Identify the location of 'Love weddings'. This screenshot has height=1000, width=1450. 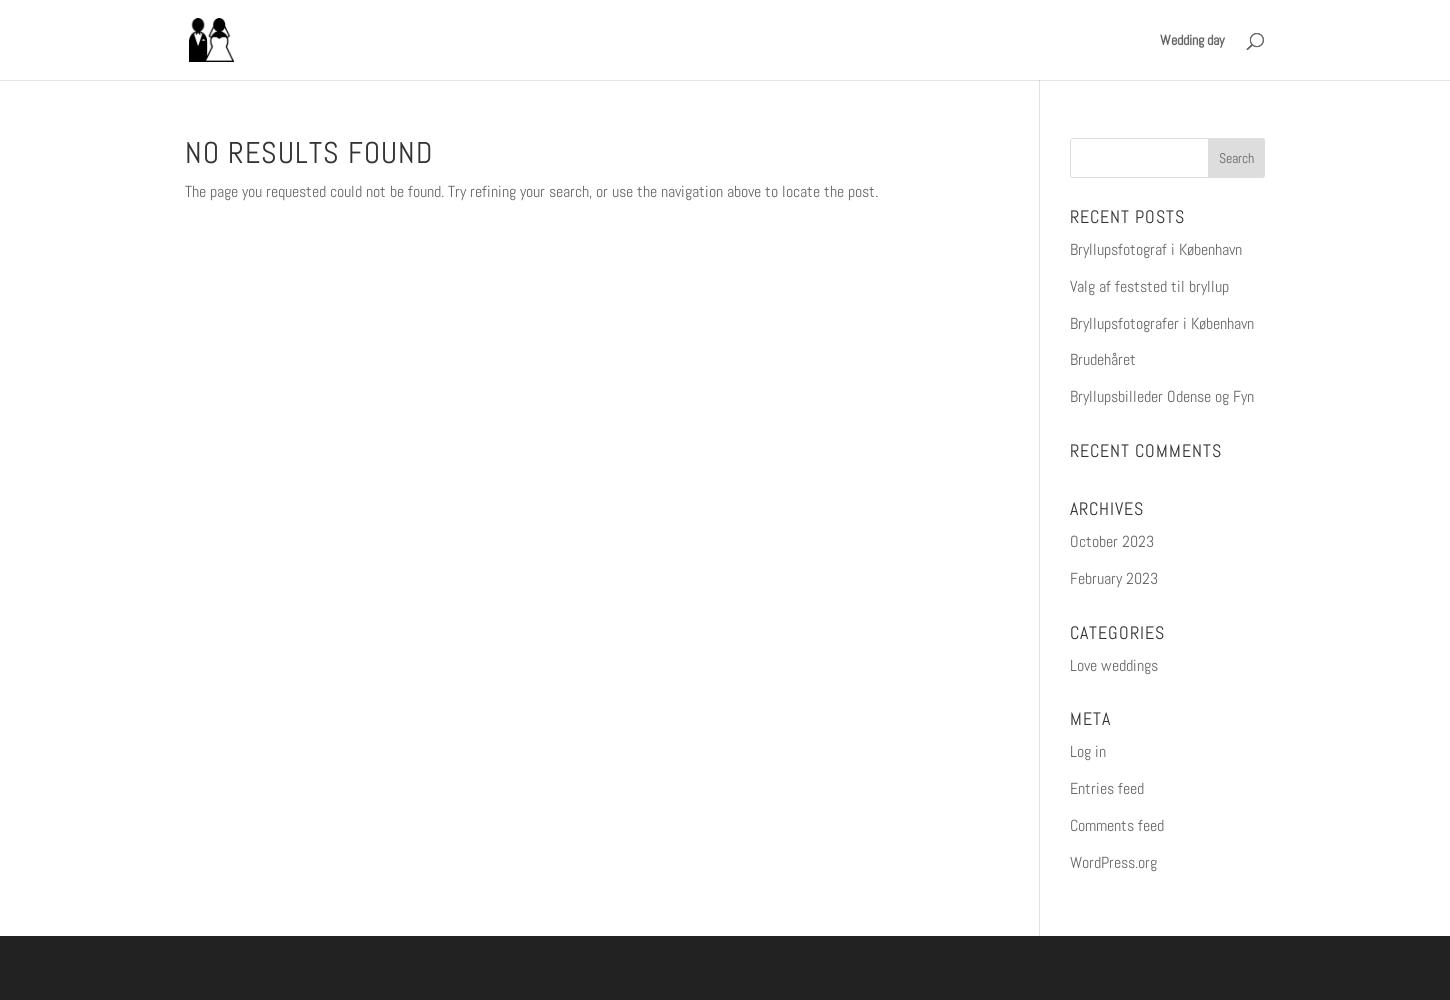
(1112, 664).